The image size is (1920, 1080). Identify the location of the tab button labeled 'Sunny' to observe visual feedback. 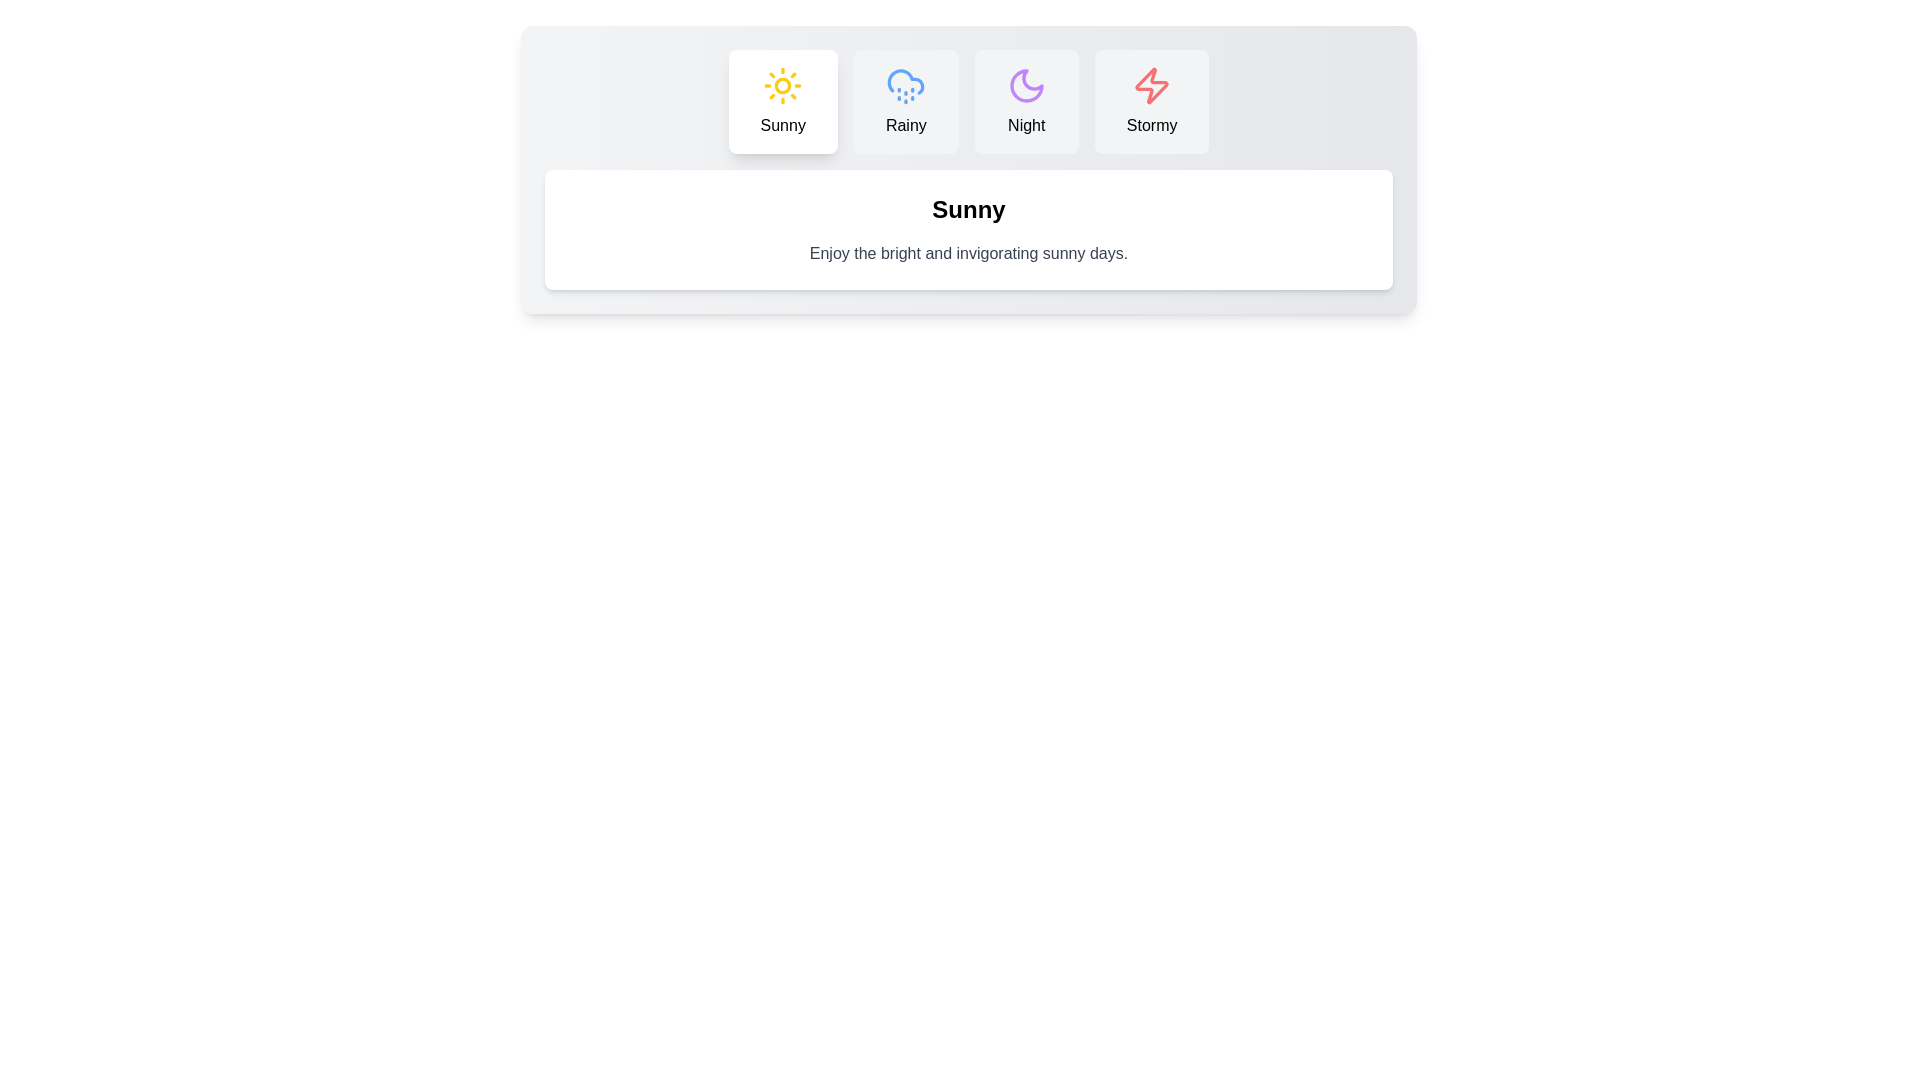
(782, 101).